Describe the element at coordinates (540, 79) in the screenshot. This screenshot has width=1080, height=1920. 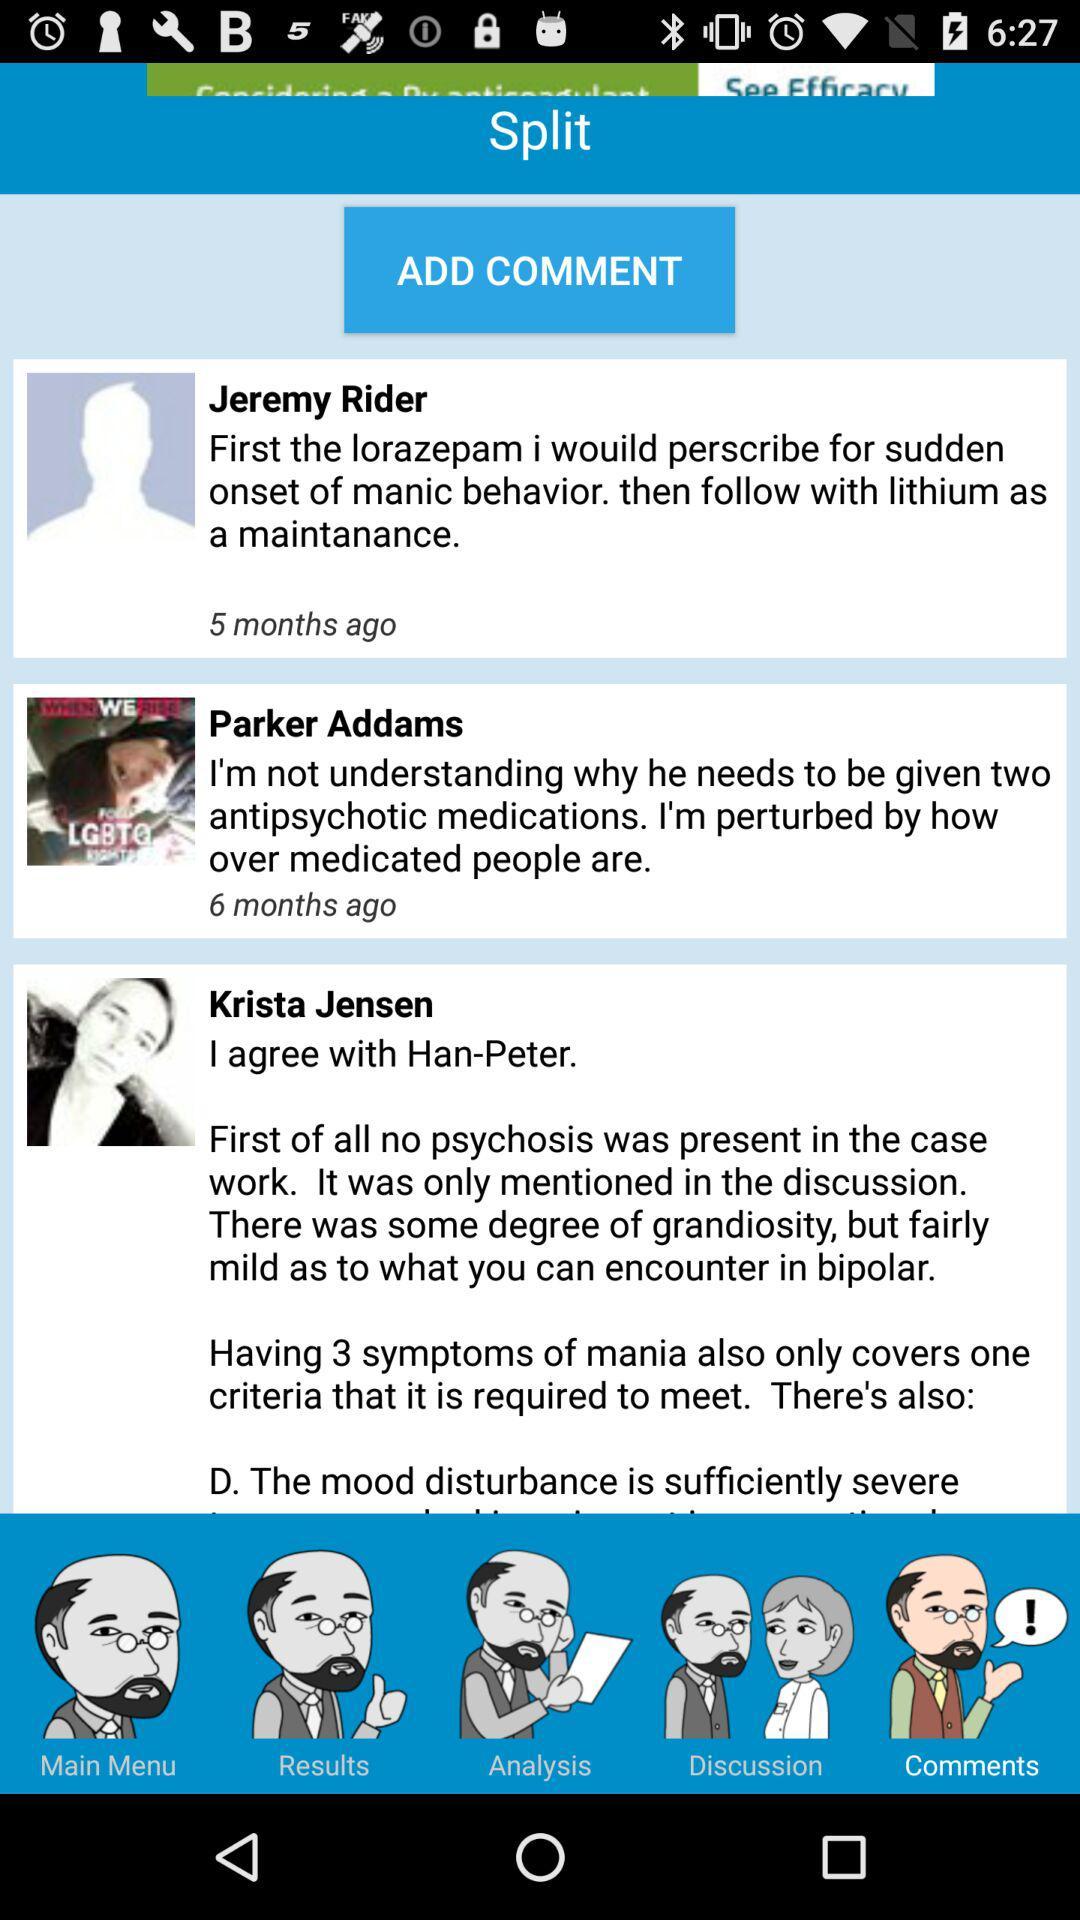
I see `item above the add comment` at that location.